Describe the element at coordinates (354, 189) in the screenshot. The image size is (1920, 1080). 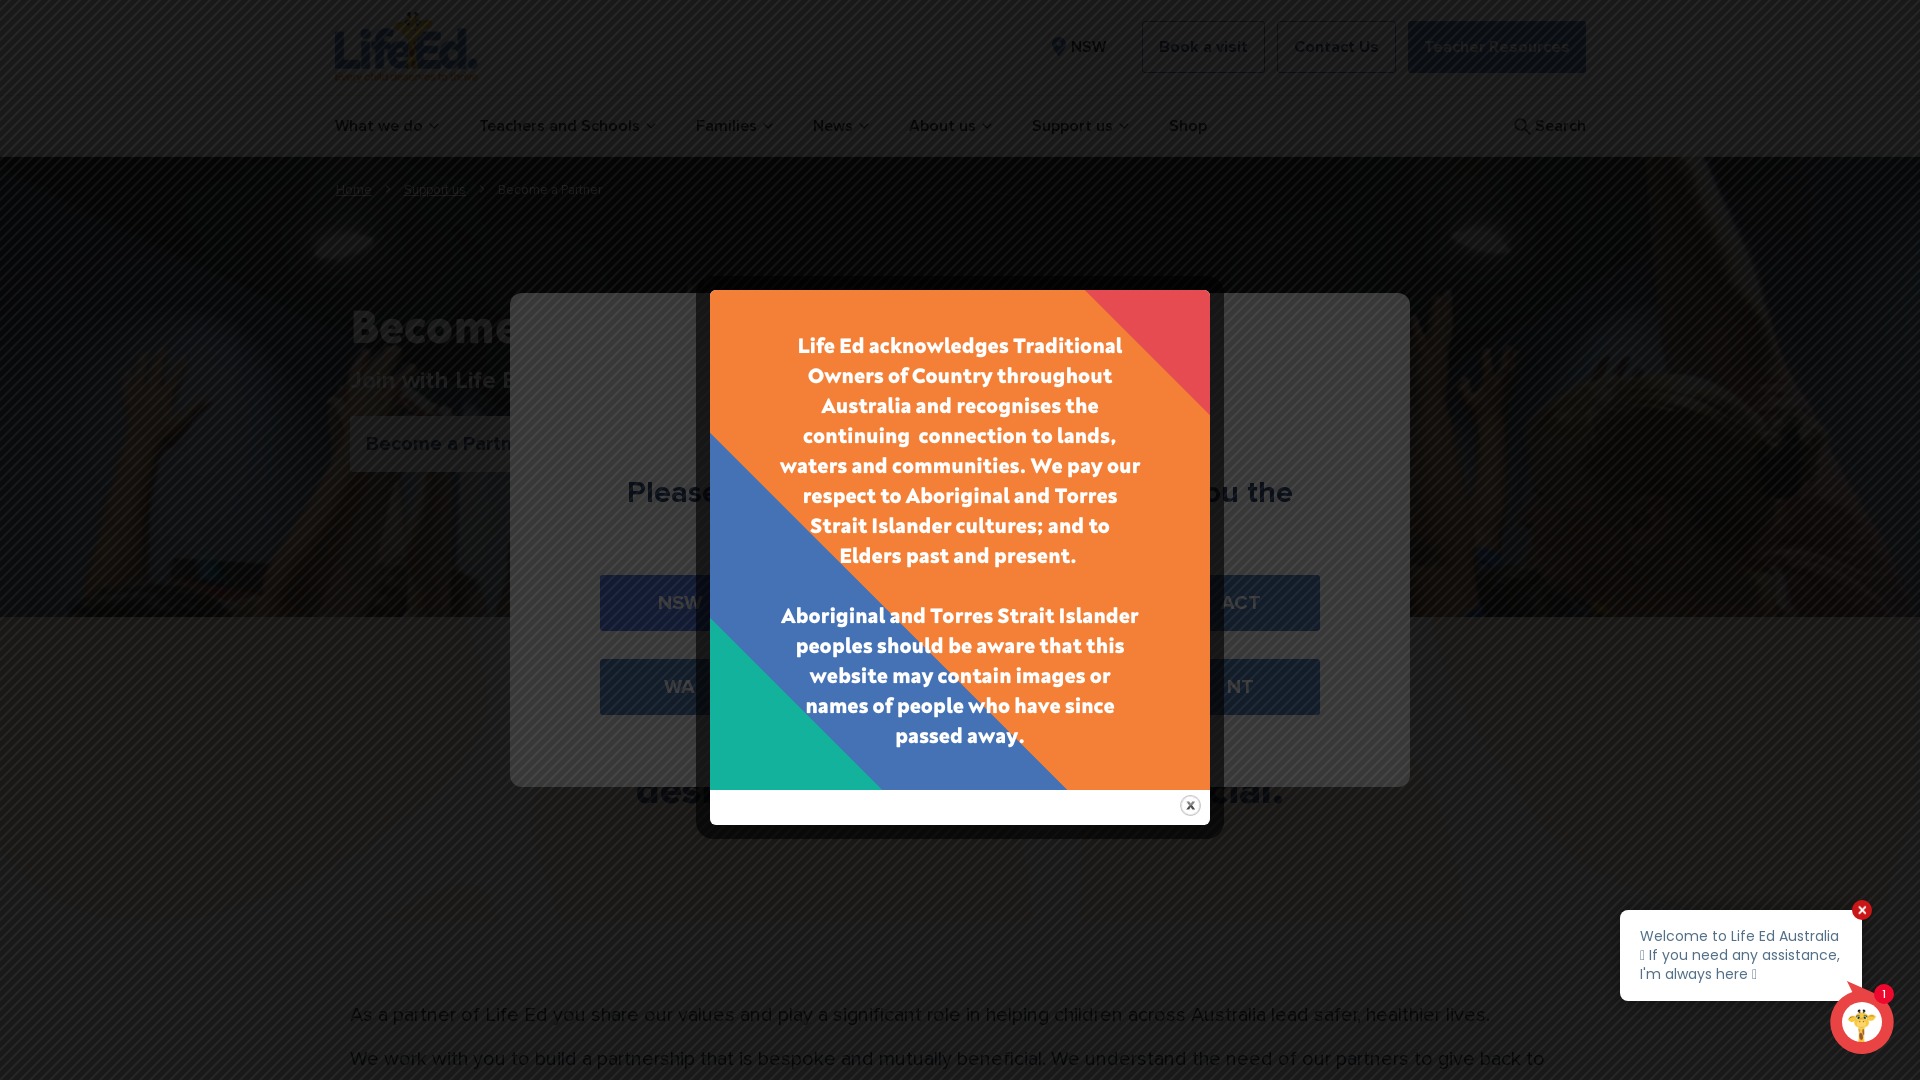
I see `'Home'` at that location.